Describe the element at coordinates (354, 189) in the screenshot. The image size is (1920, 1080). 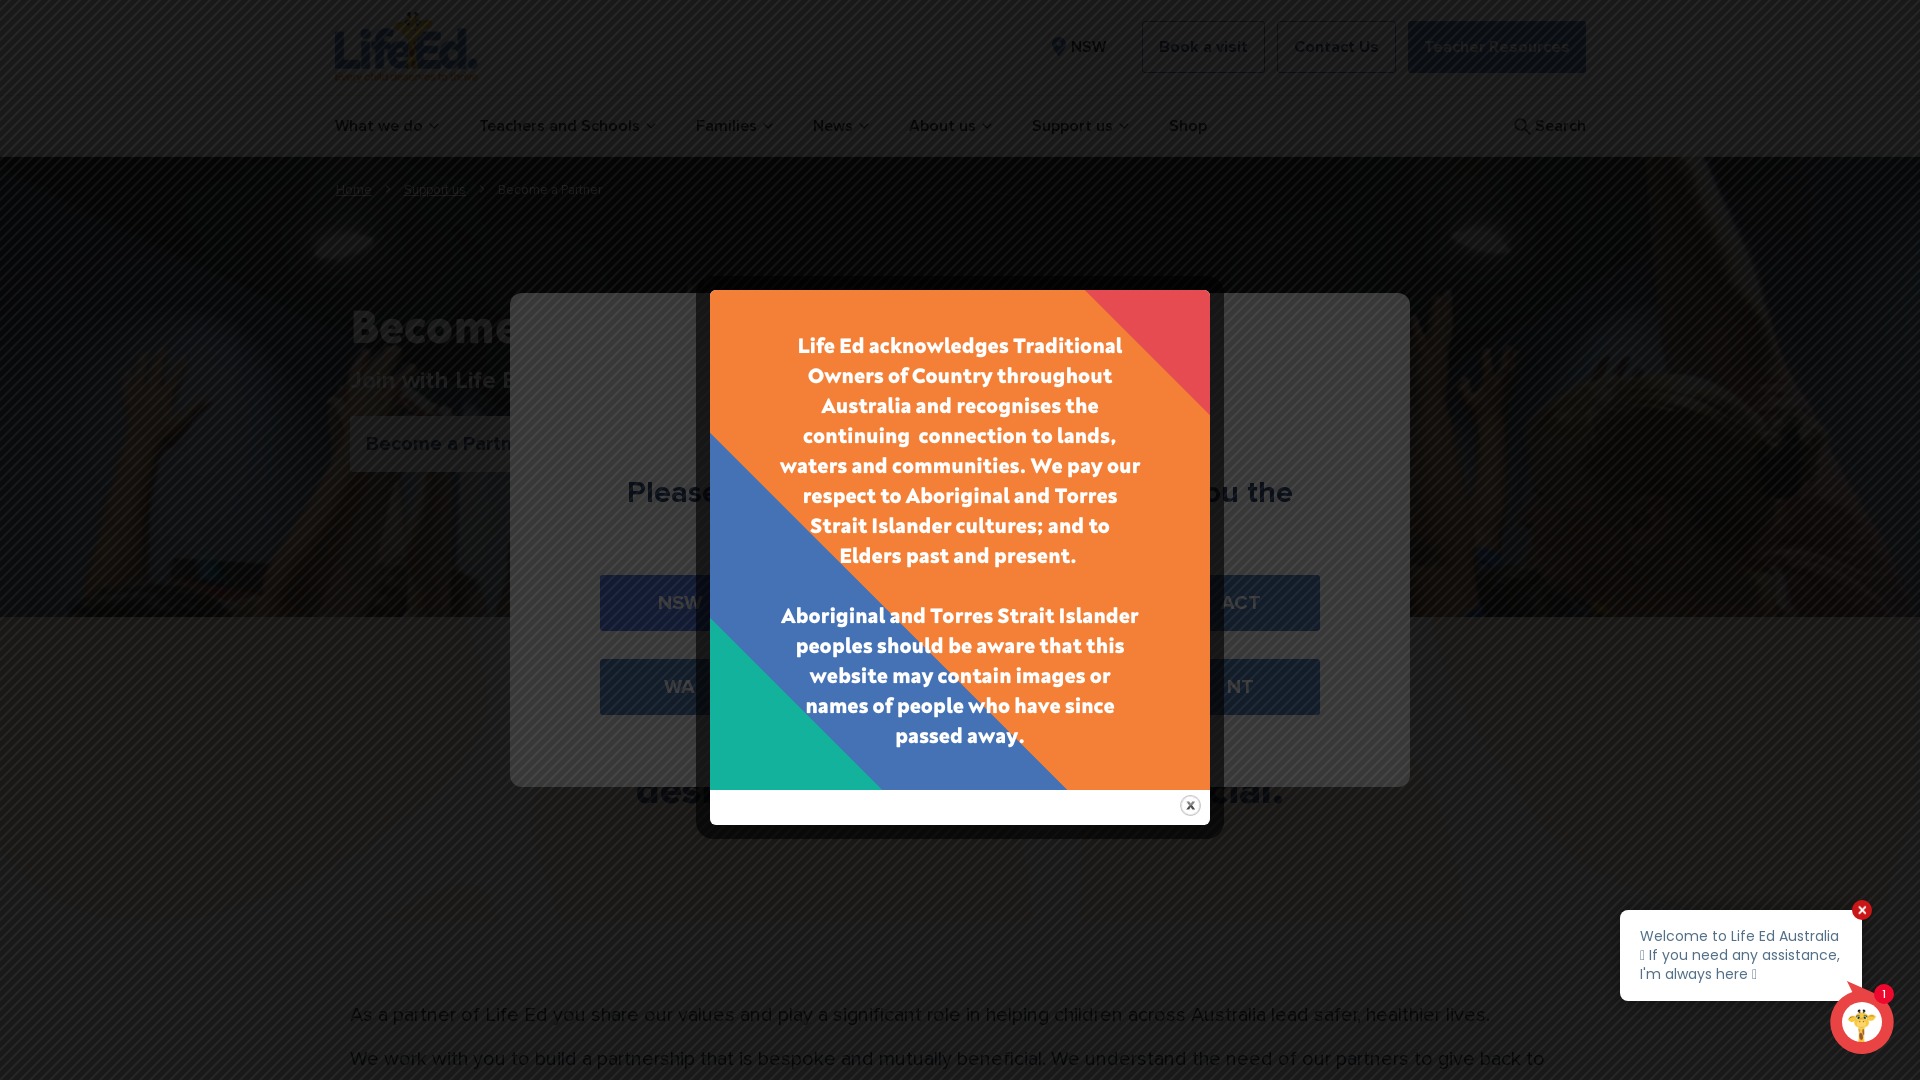
I see `'Home'` at that location.